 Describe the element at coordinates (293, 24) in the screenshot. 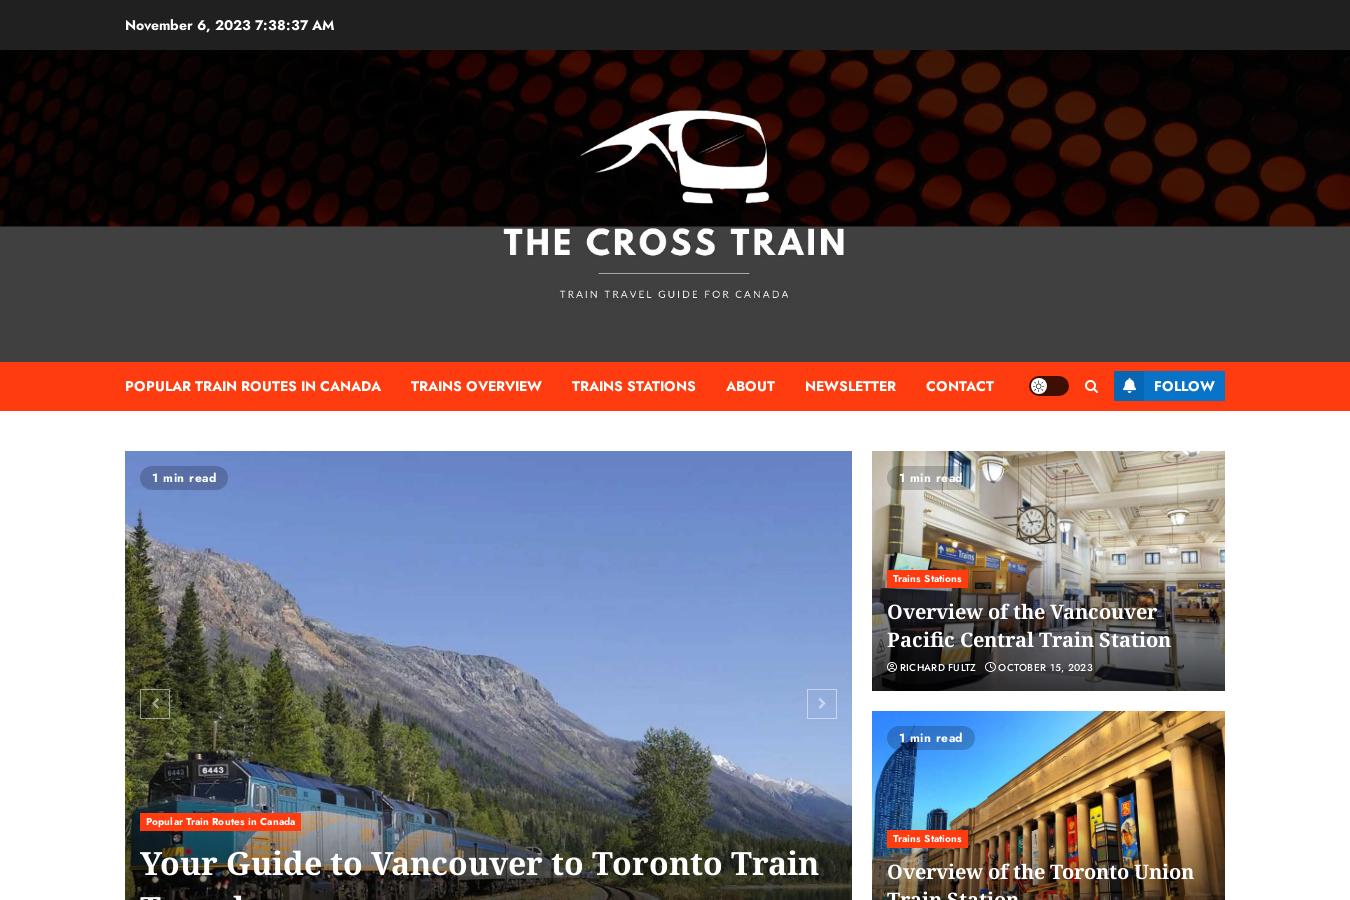

I see `'7:38:38 AM'` at that location.